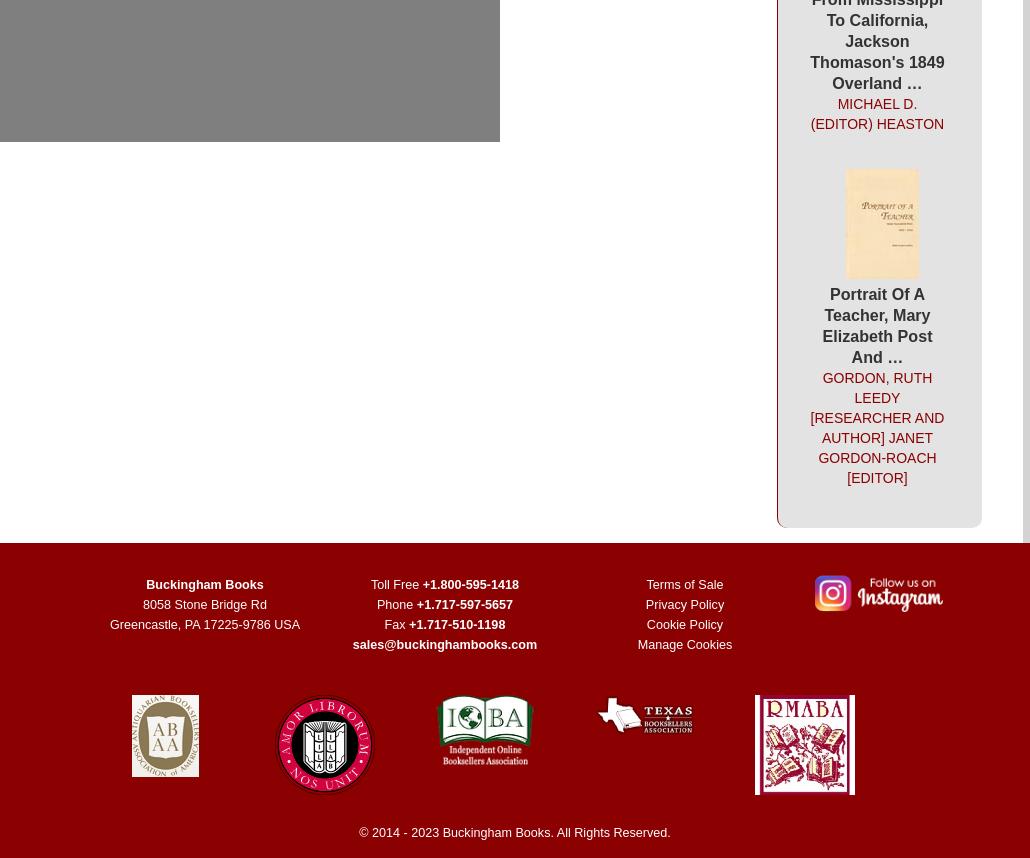 The image size is (1030, 858). Describe the element at coordinates (513, 831) in the screenshot. I see `'© 2014 - 2023 Buckingham Books.  All Rights Reserved.'` at that location.